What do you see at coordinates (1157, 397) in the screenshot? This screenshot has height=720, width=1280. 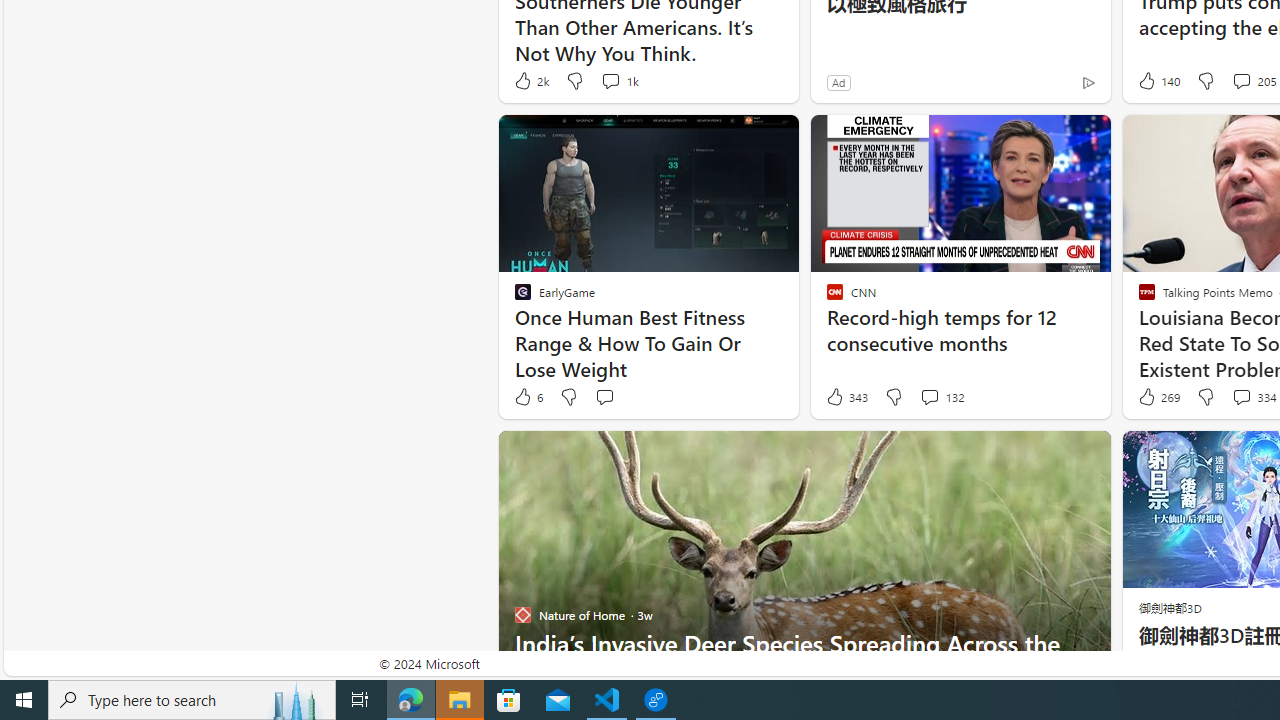 I see `'269 Like'` at bounding box center [1157, 397].